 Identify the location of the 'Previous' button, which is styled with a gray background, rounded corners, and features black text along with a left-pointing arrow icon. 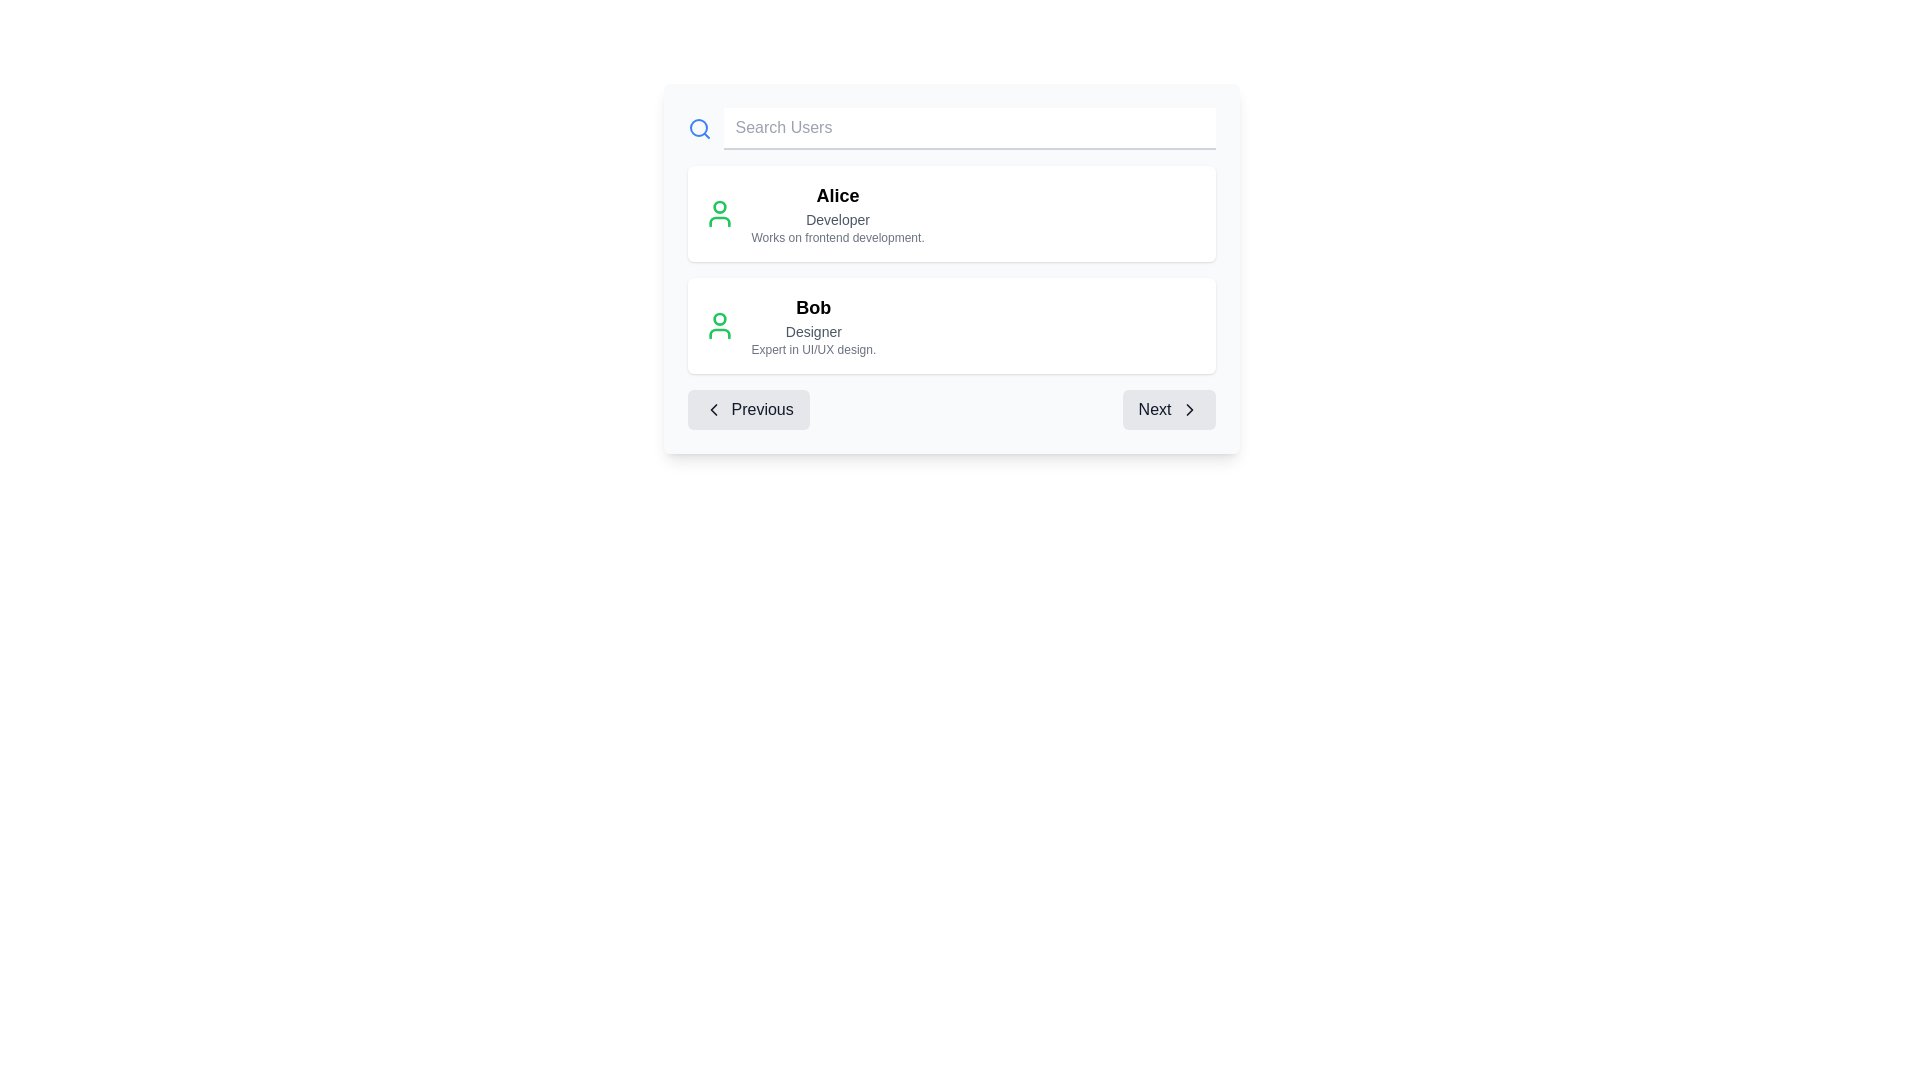
(747, 408).